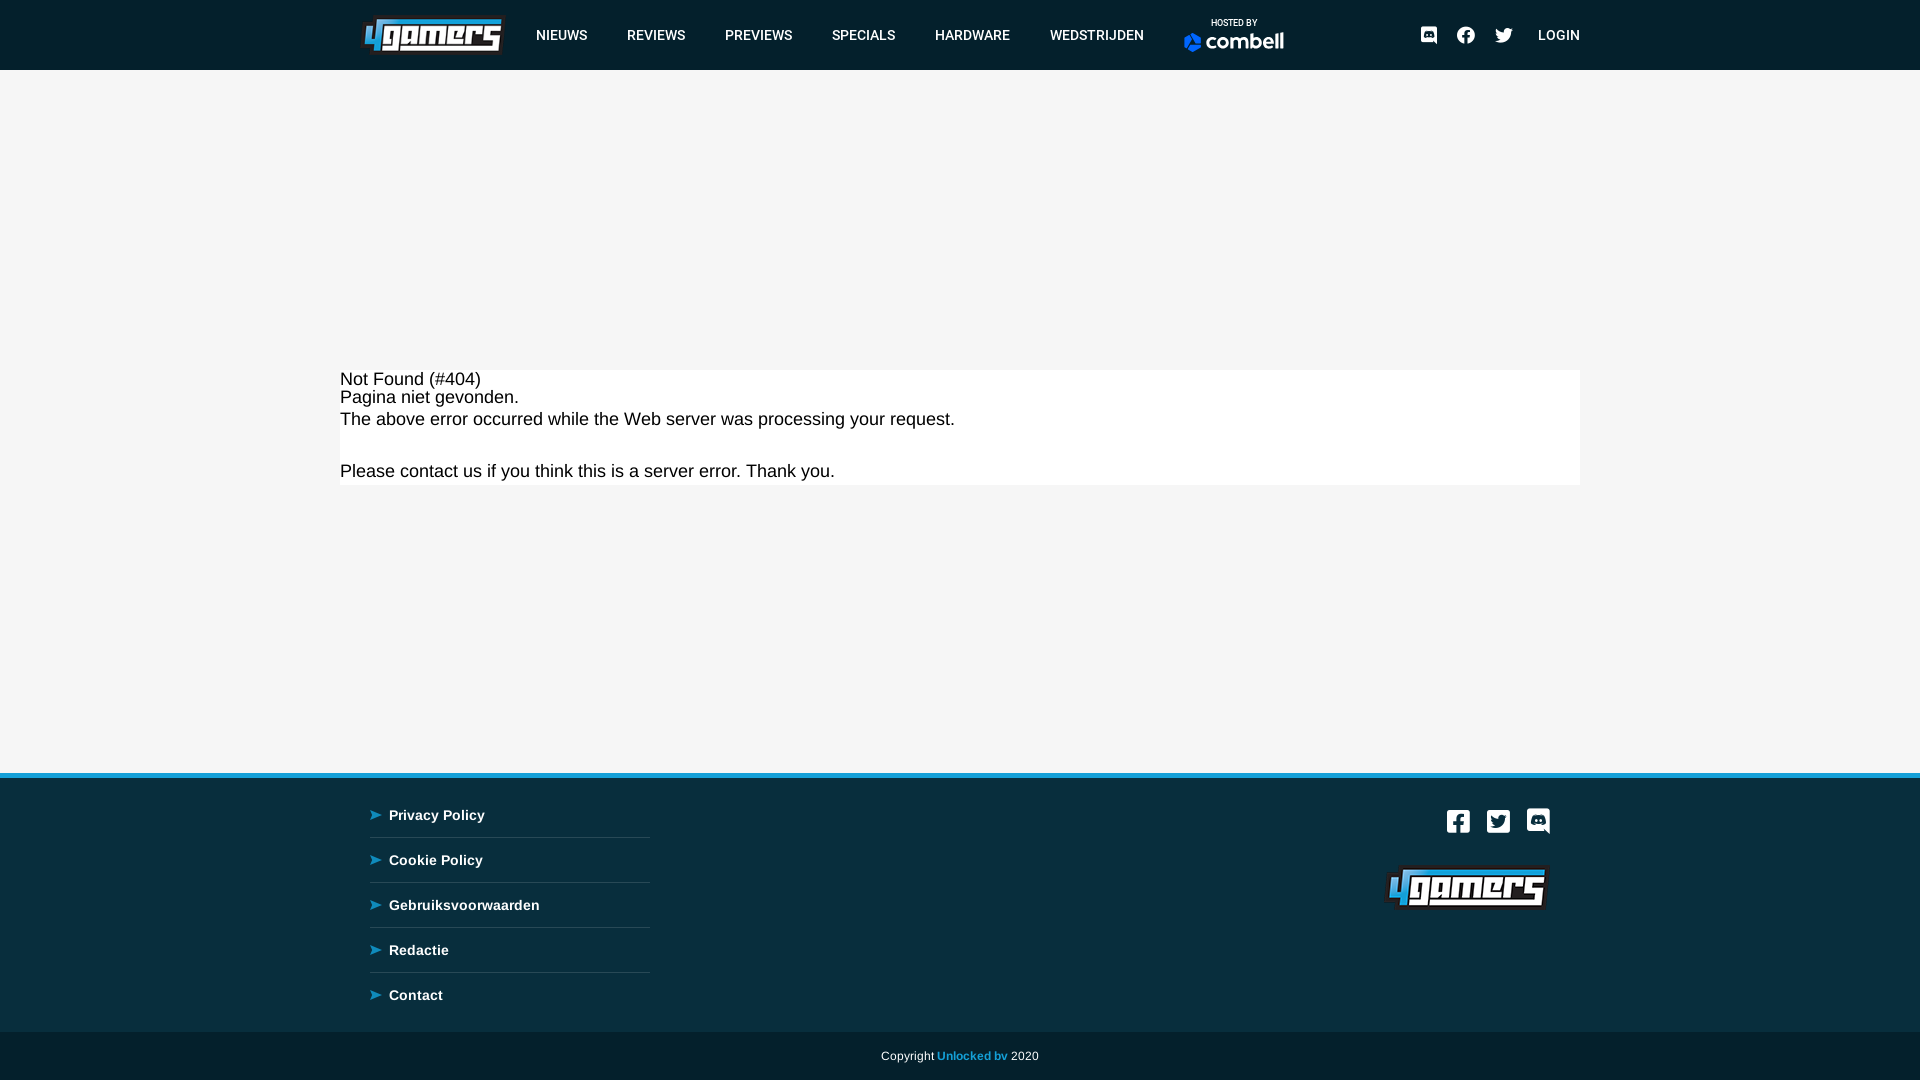 The width and height of the screenshot is (1920, 1080). I want to click on 'Hosting en Webhosting bij Combell', so click(1232, 42).